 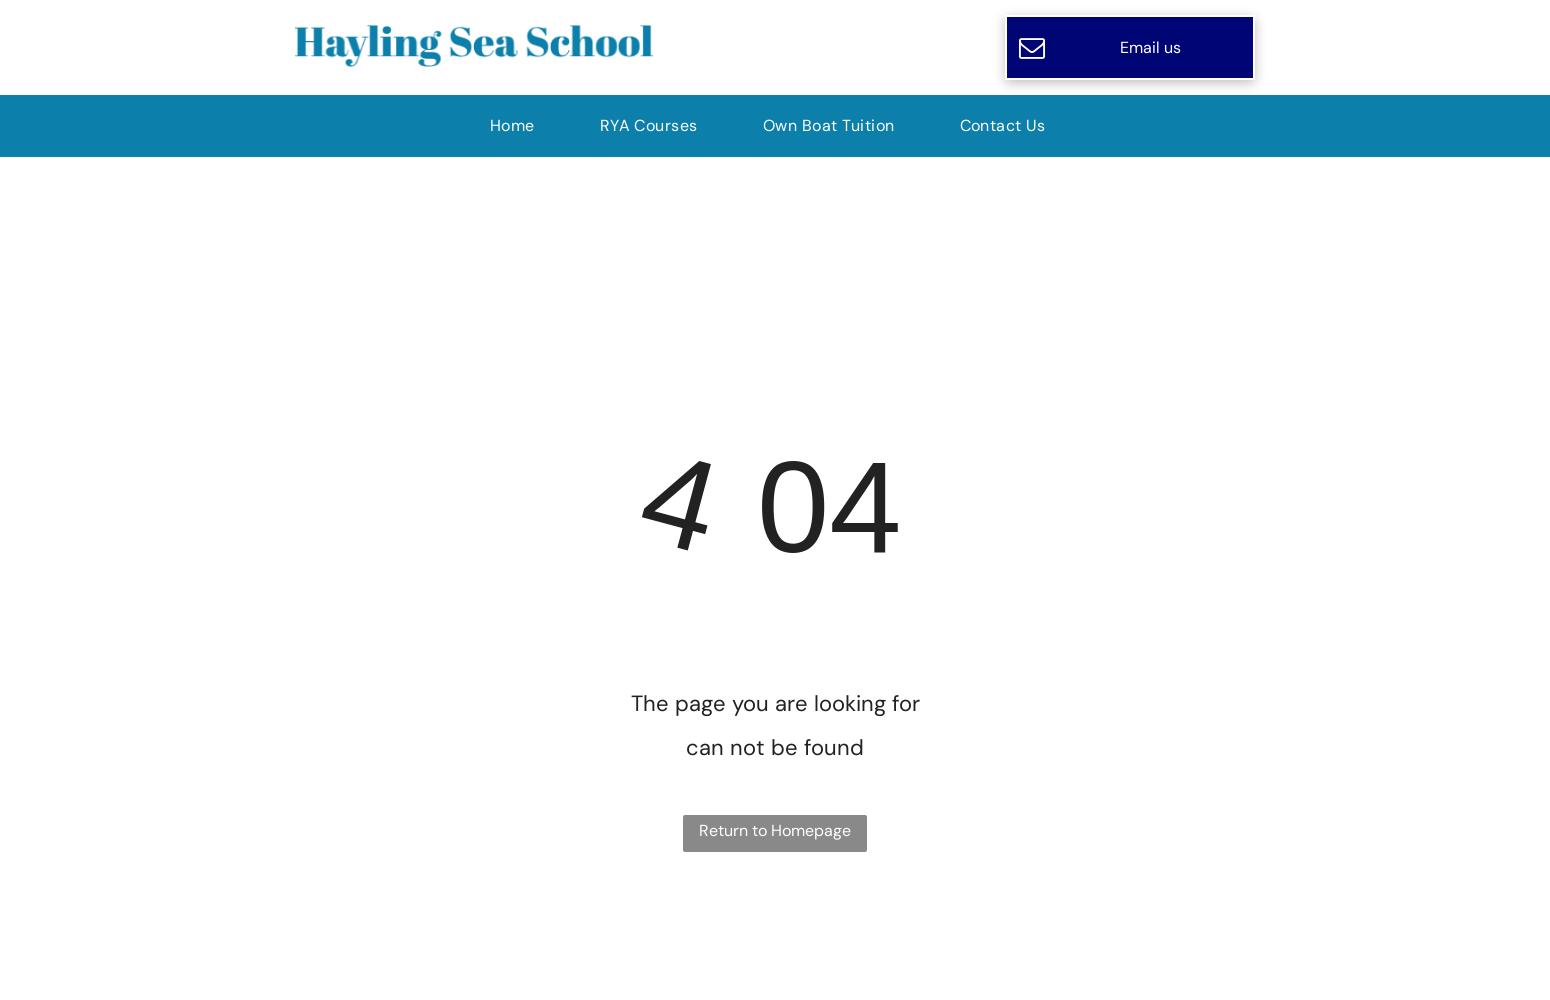 I want to click on 'The page you are looking for', so click(x=774, y=702).